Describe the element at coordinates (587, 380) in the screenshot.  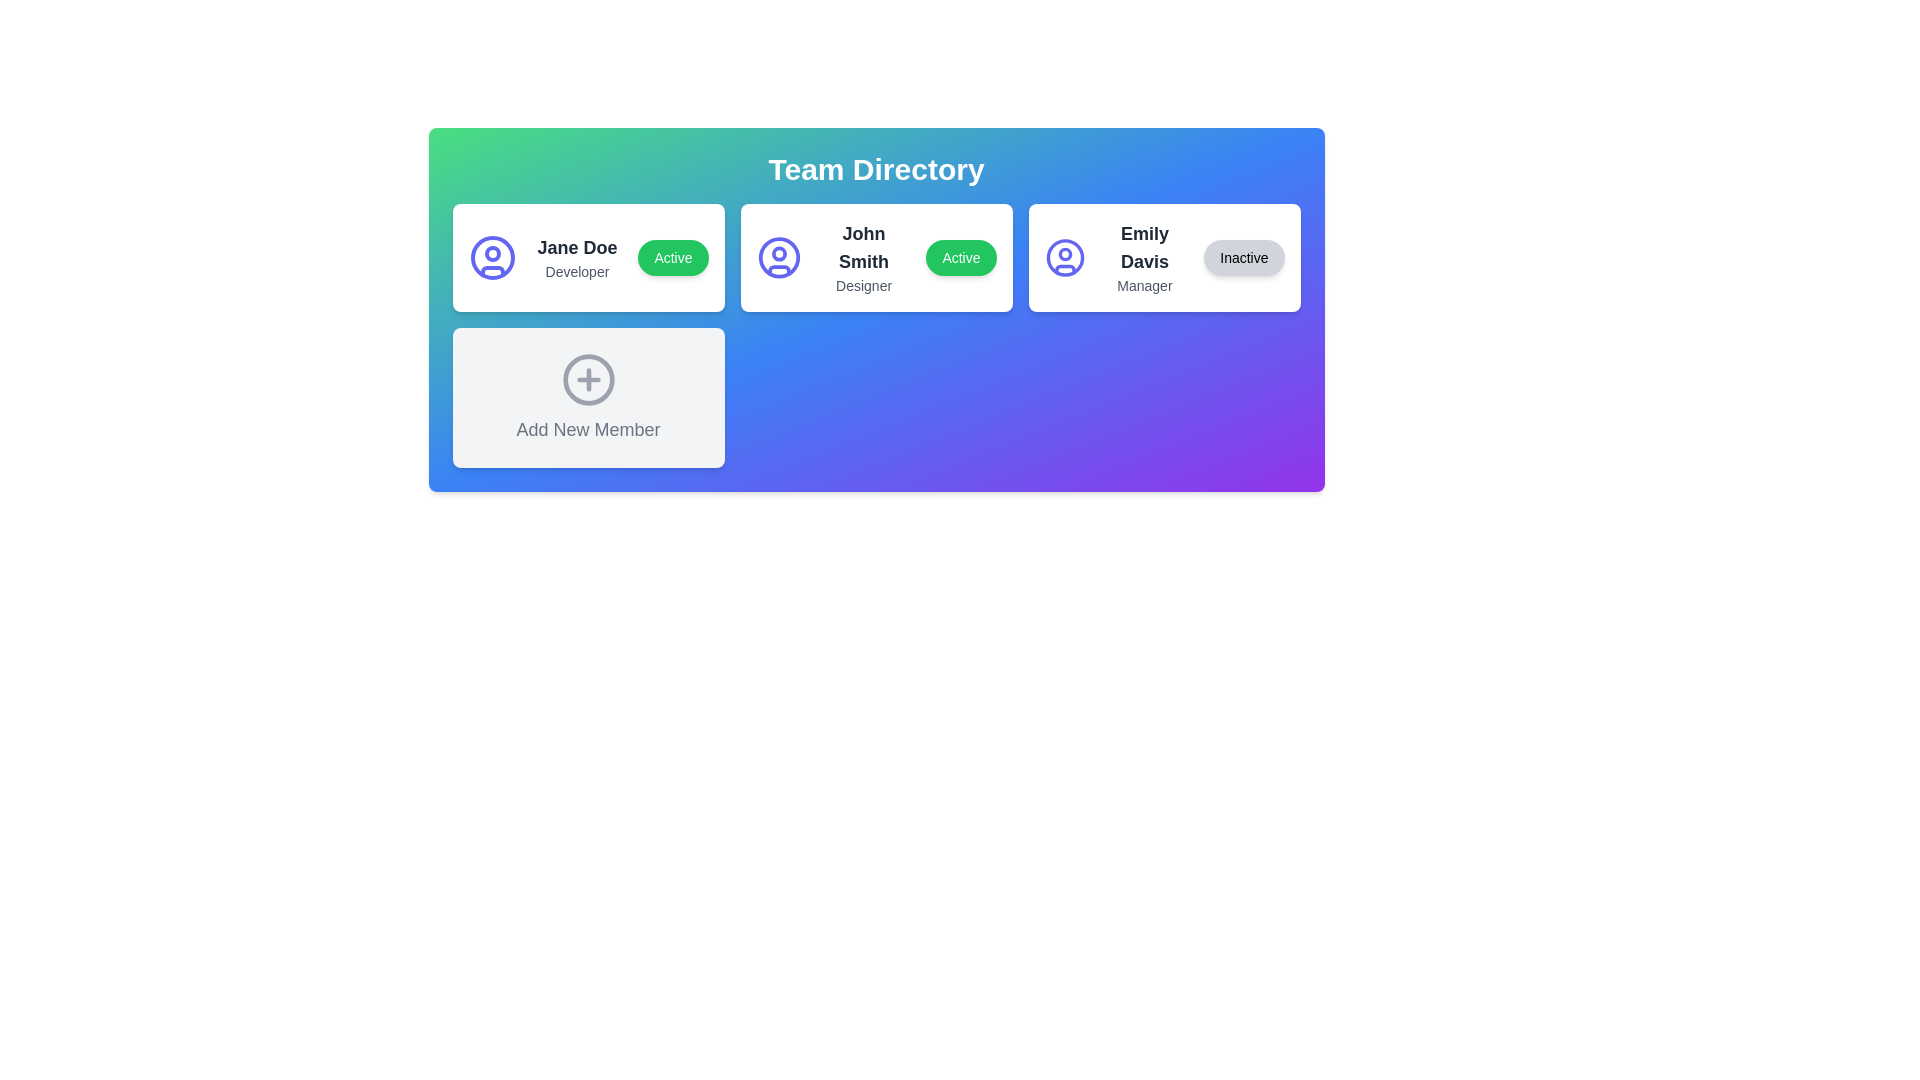
I see `the outermost SVG circle of the 'Add New Member' button icon located at the bottom left of the layout` at that location.